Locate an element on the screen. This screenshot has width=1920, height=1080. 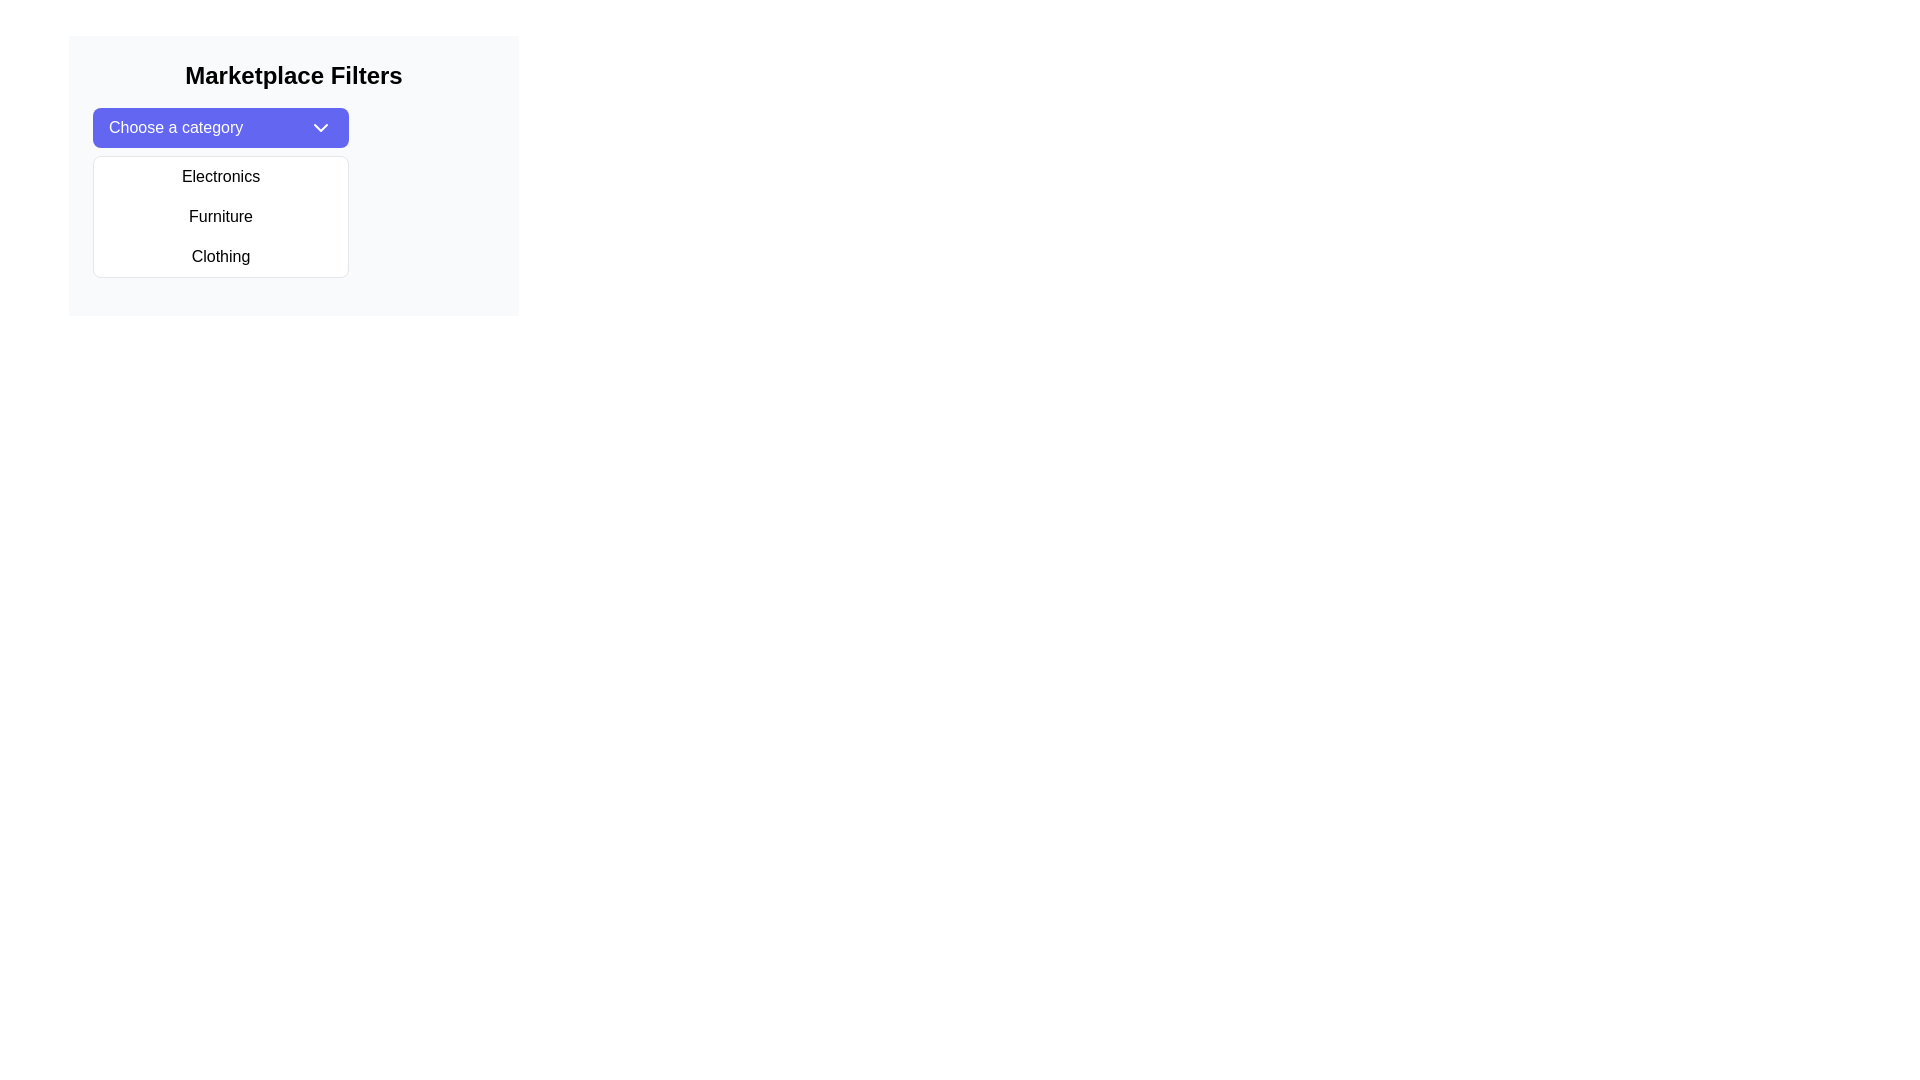
the dropdown toggle button located beneath the heading 'Marketplace Filters', which expands or collapses the menu for category options is located at coordinates (220, 127).